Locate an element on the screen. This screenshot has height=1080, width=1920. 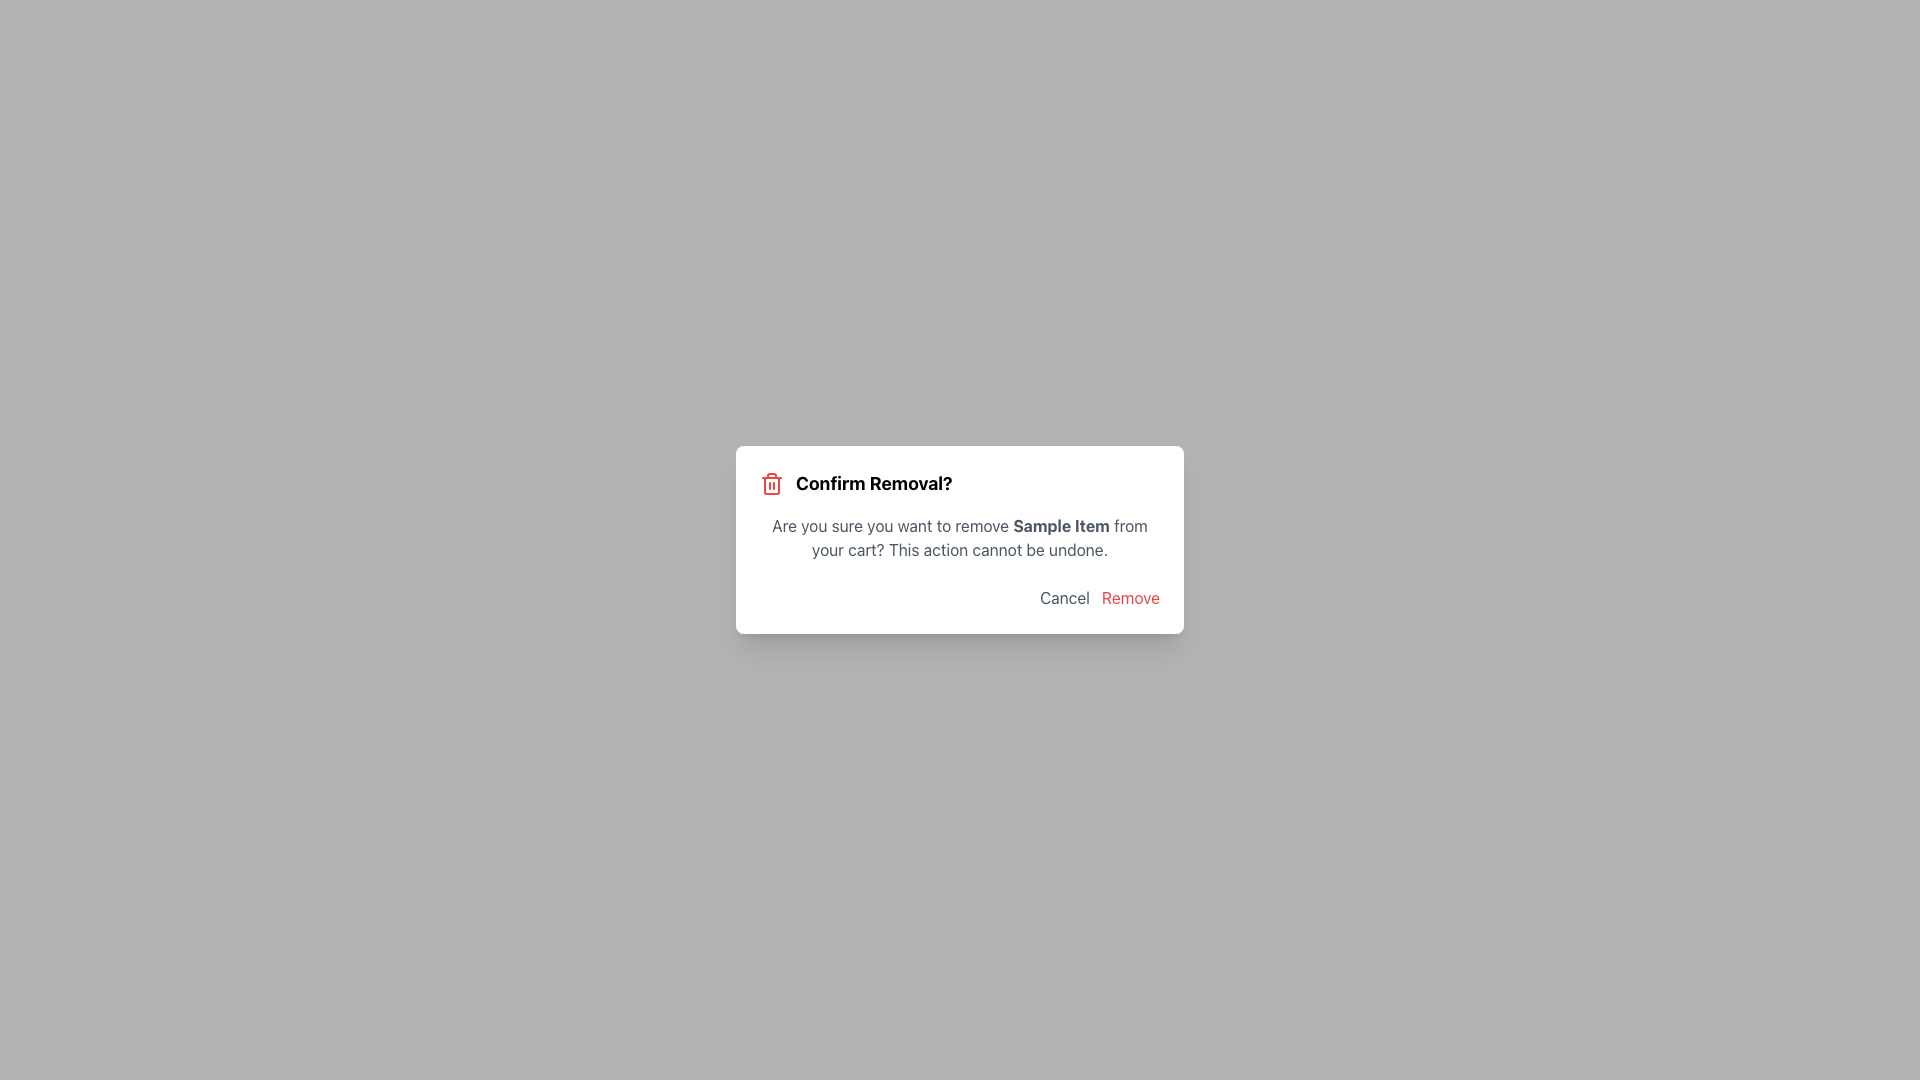
the 'Cancel' button styled in gray, located at the bottom-right corner of the confirmation dialog box, immediately to the left of the 'Remove' option is located at coordinates (1064, 596).